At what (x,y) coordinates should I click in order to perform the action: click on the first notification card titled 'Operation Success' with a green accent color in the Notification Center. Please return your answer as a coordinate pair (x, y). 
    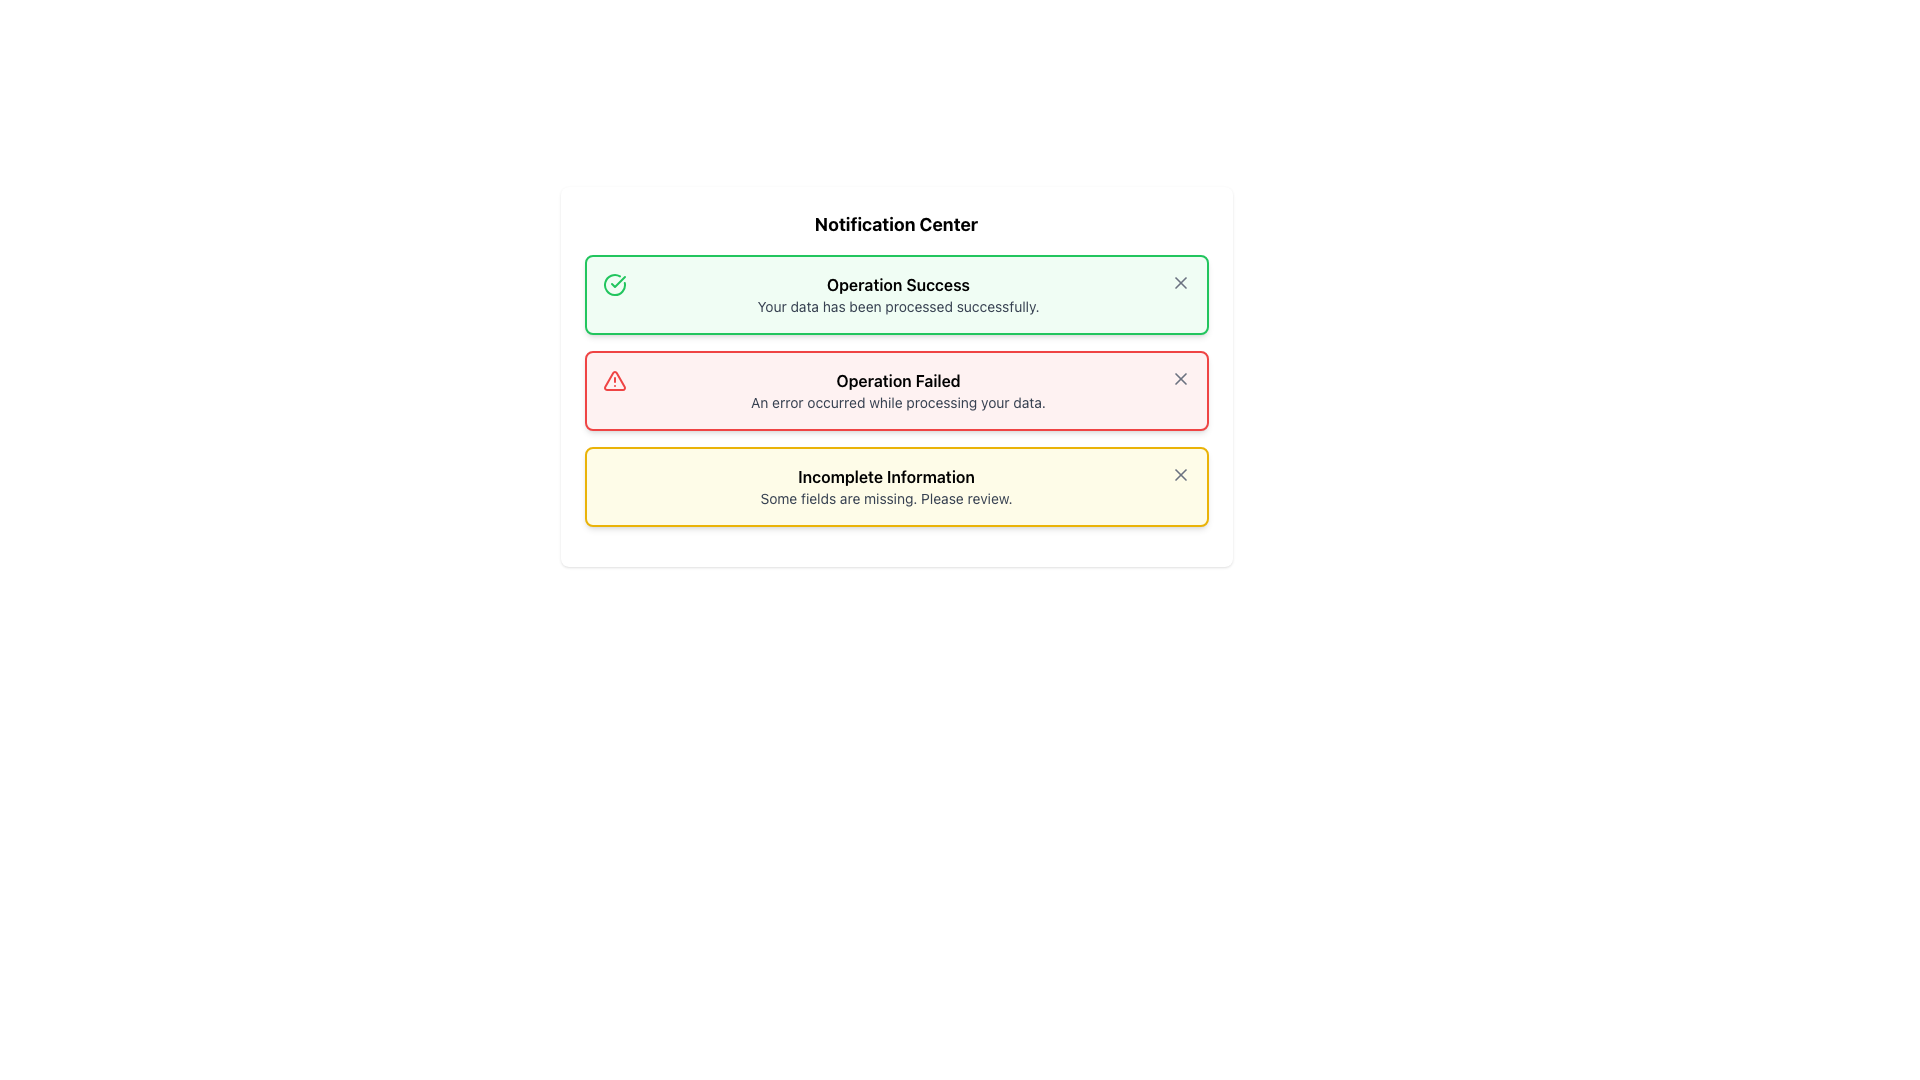
    Looking at the image, I should click on (895, 294).